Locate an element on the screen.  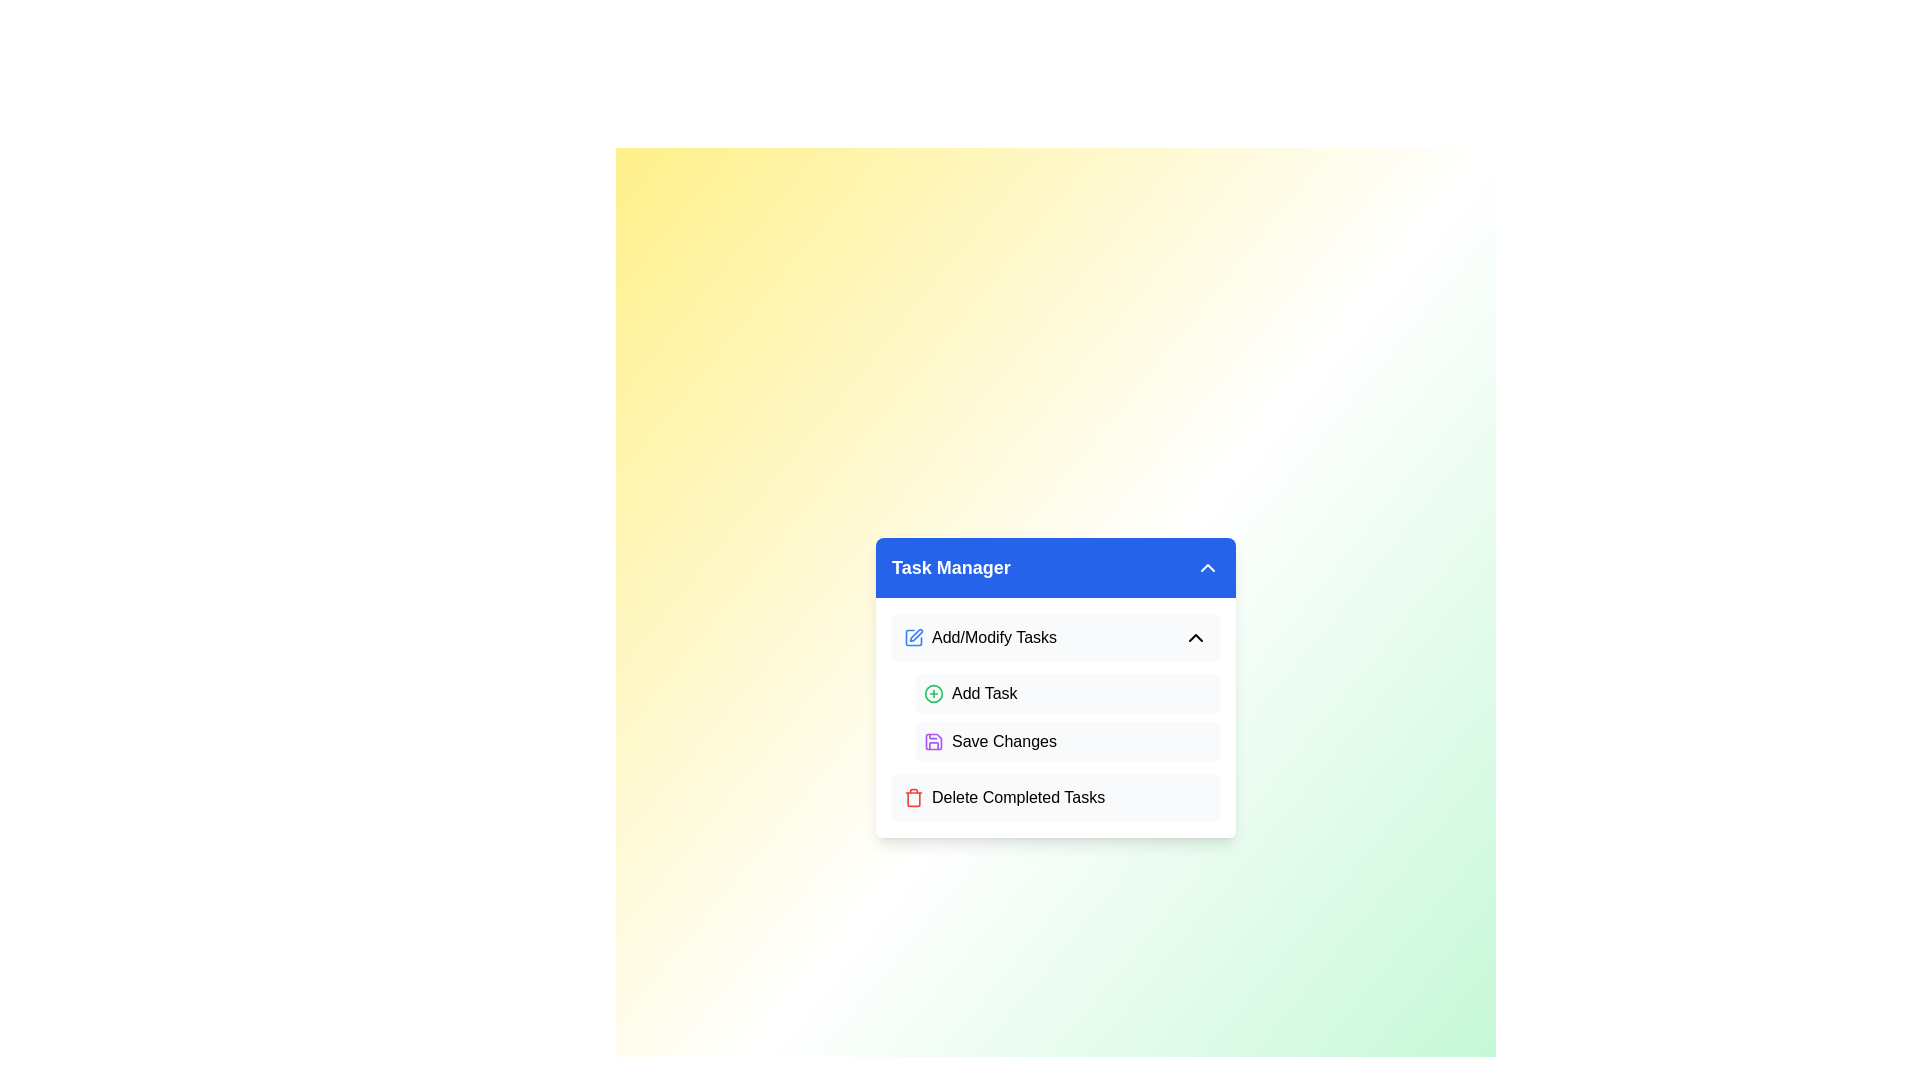
the 'Save Changes' button in the 'Task Manager' interface is located at coordinates (1004, 741).